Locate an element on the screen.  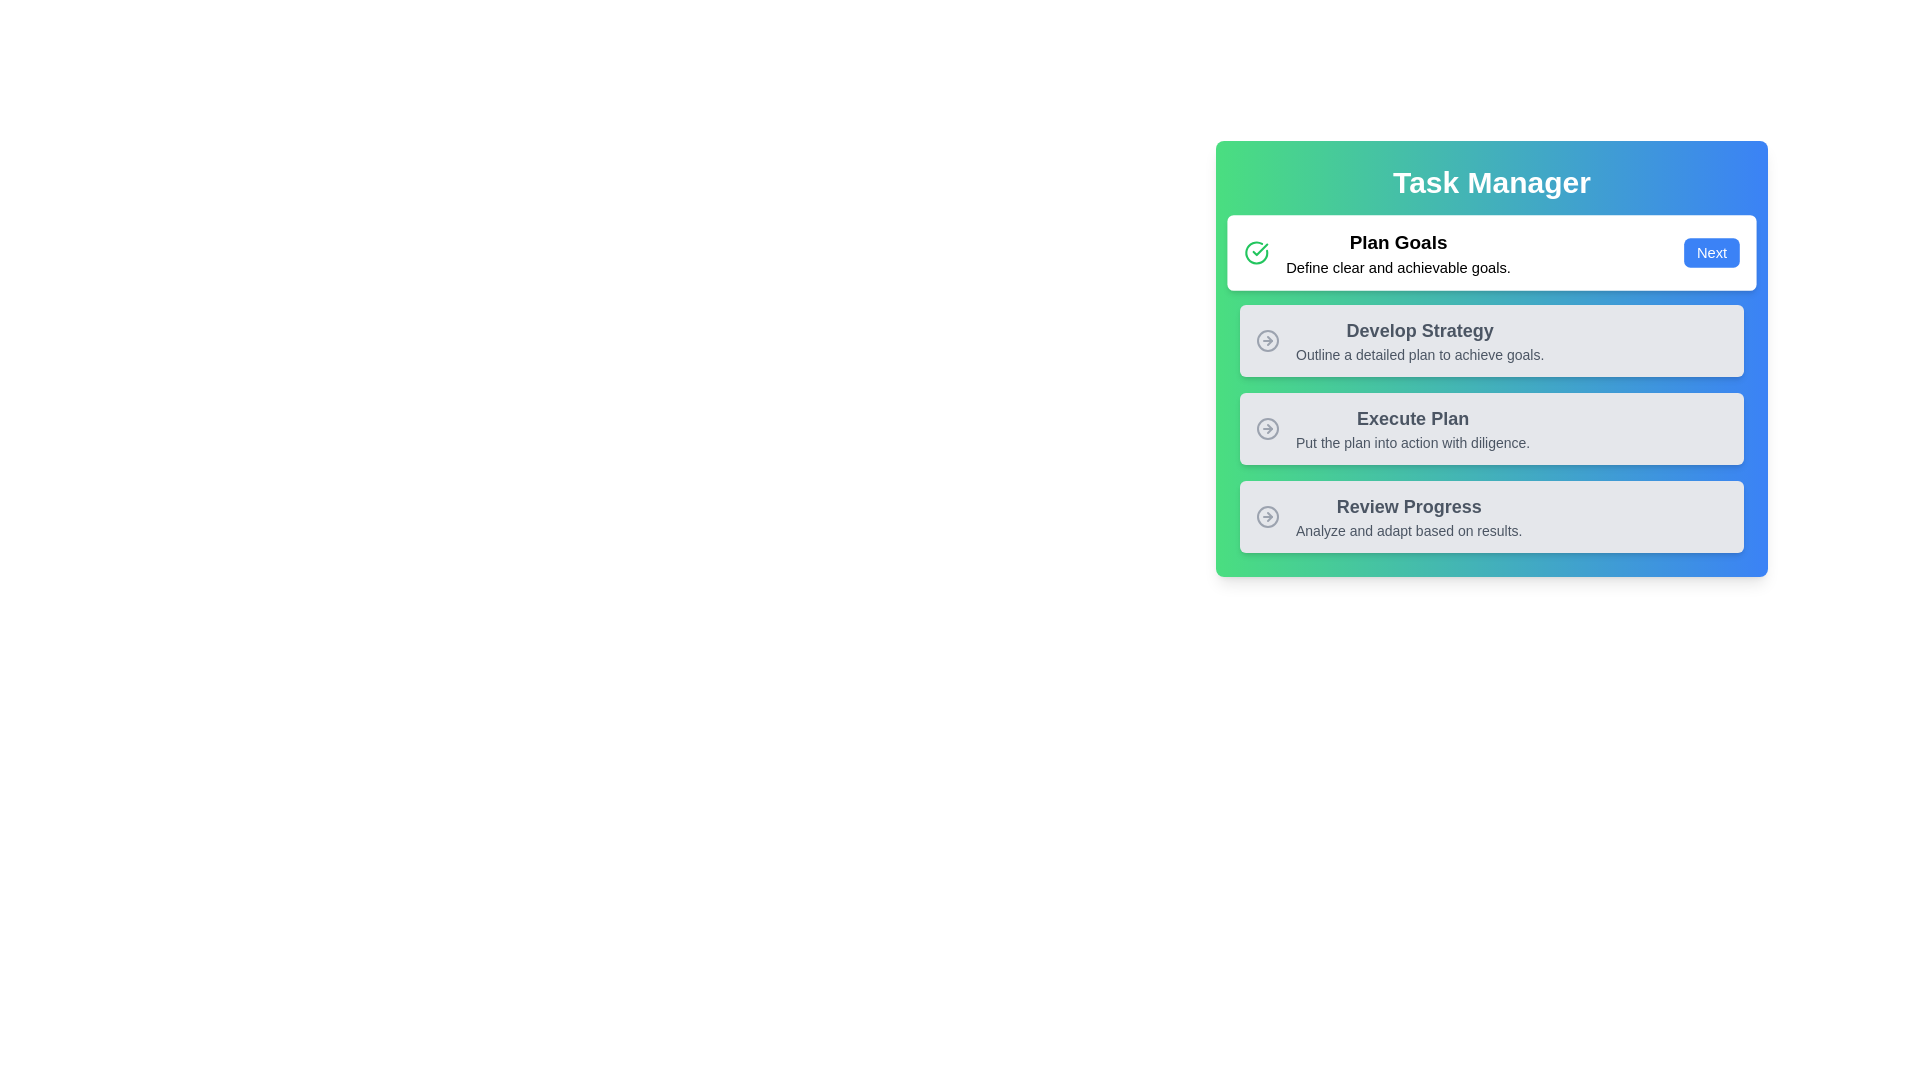
the text section titled 'Plan Goals' which features a bold title and a smaller description, located under the 'Task Manager' heading in a card-like interface is located at coordinates (1397, 252).